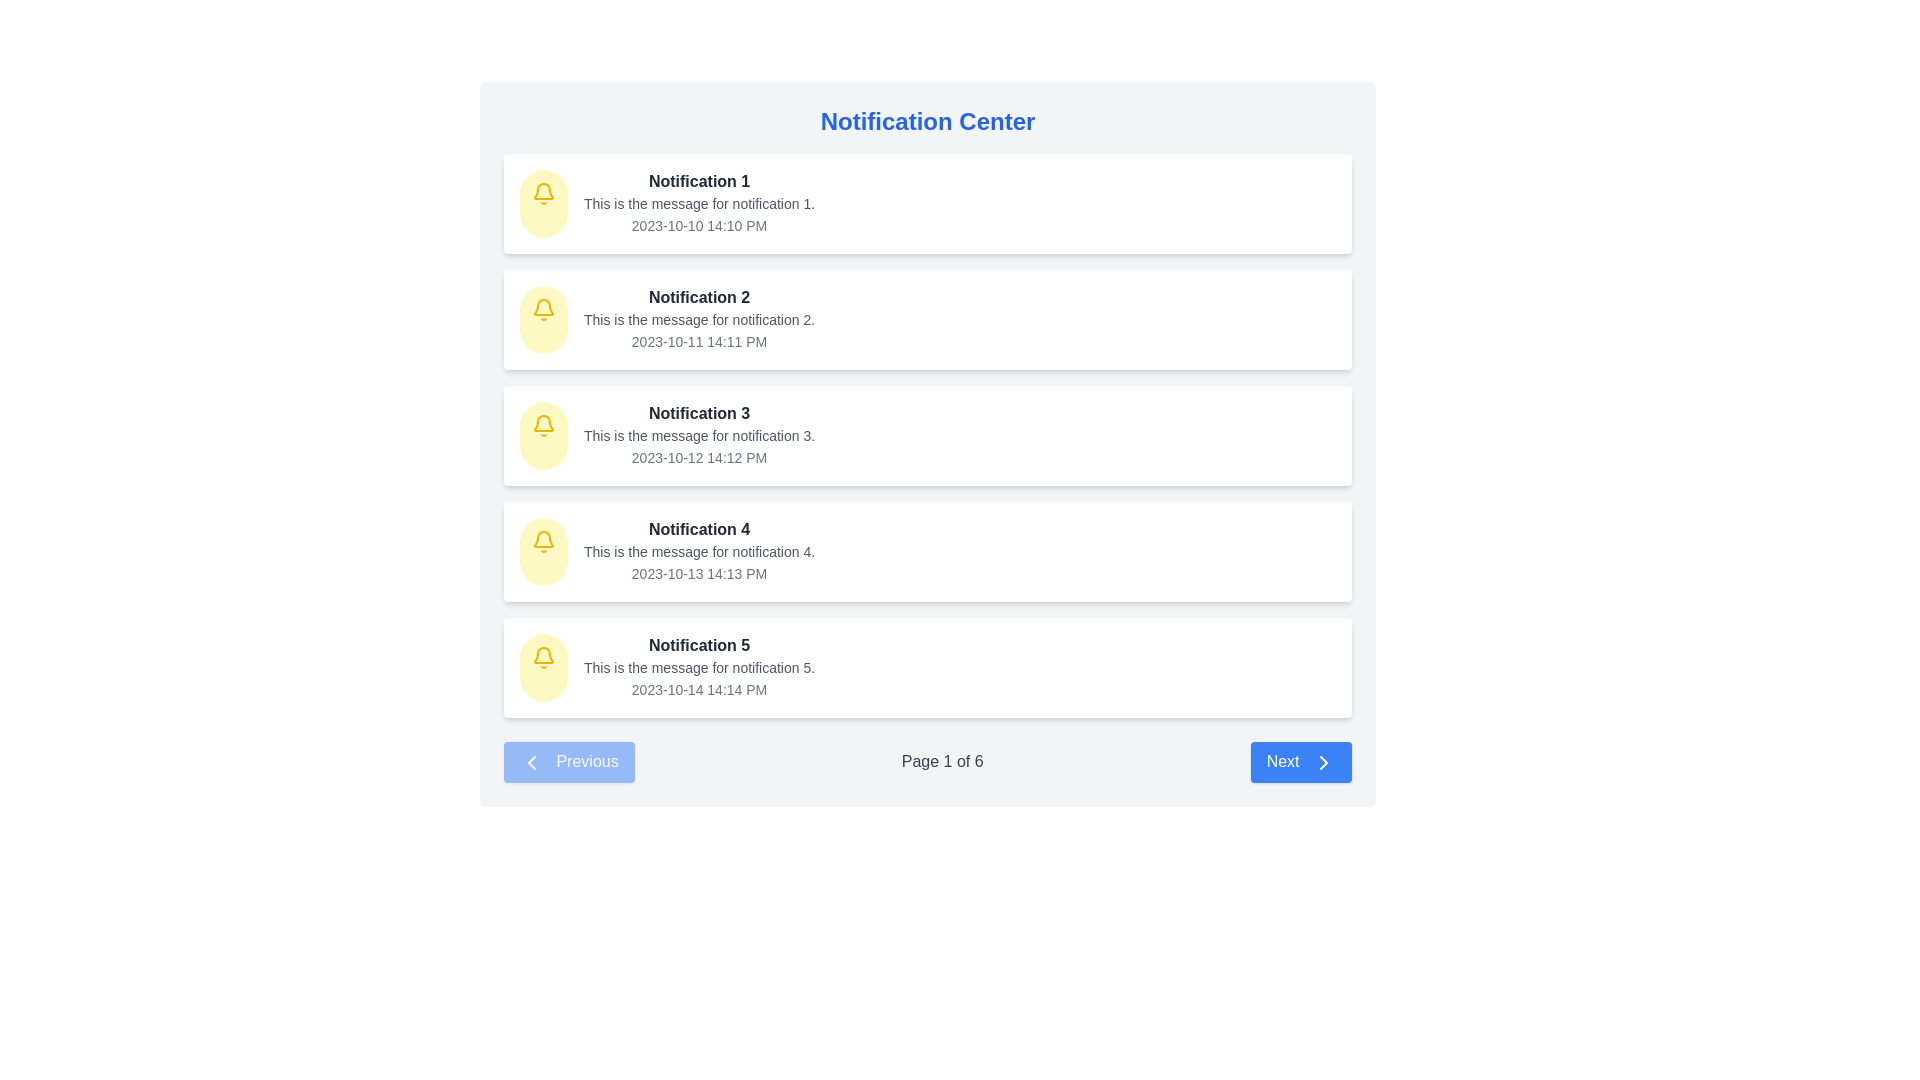 Image resolution: width=1920 pixels, height=1080 pixels. I want to click on the 'next' arrow icon located in the bottom-right corner of the interface to trigger a tooltip or hover effect, so click(1324, 762).